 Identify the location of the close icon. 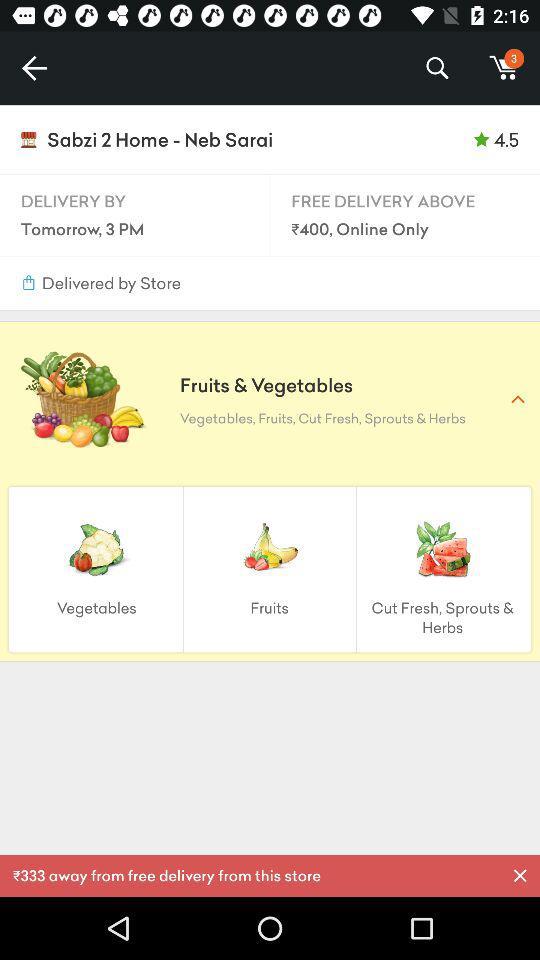
(520, 875).